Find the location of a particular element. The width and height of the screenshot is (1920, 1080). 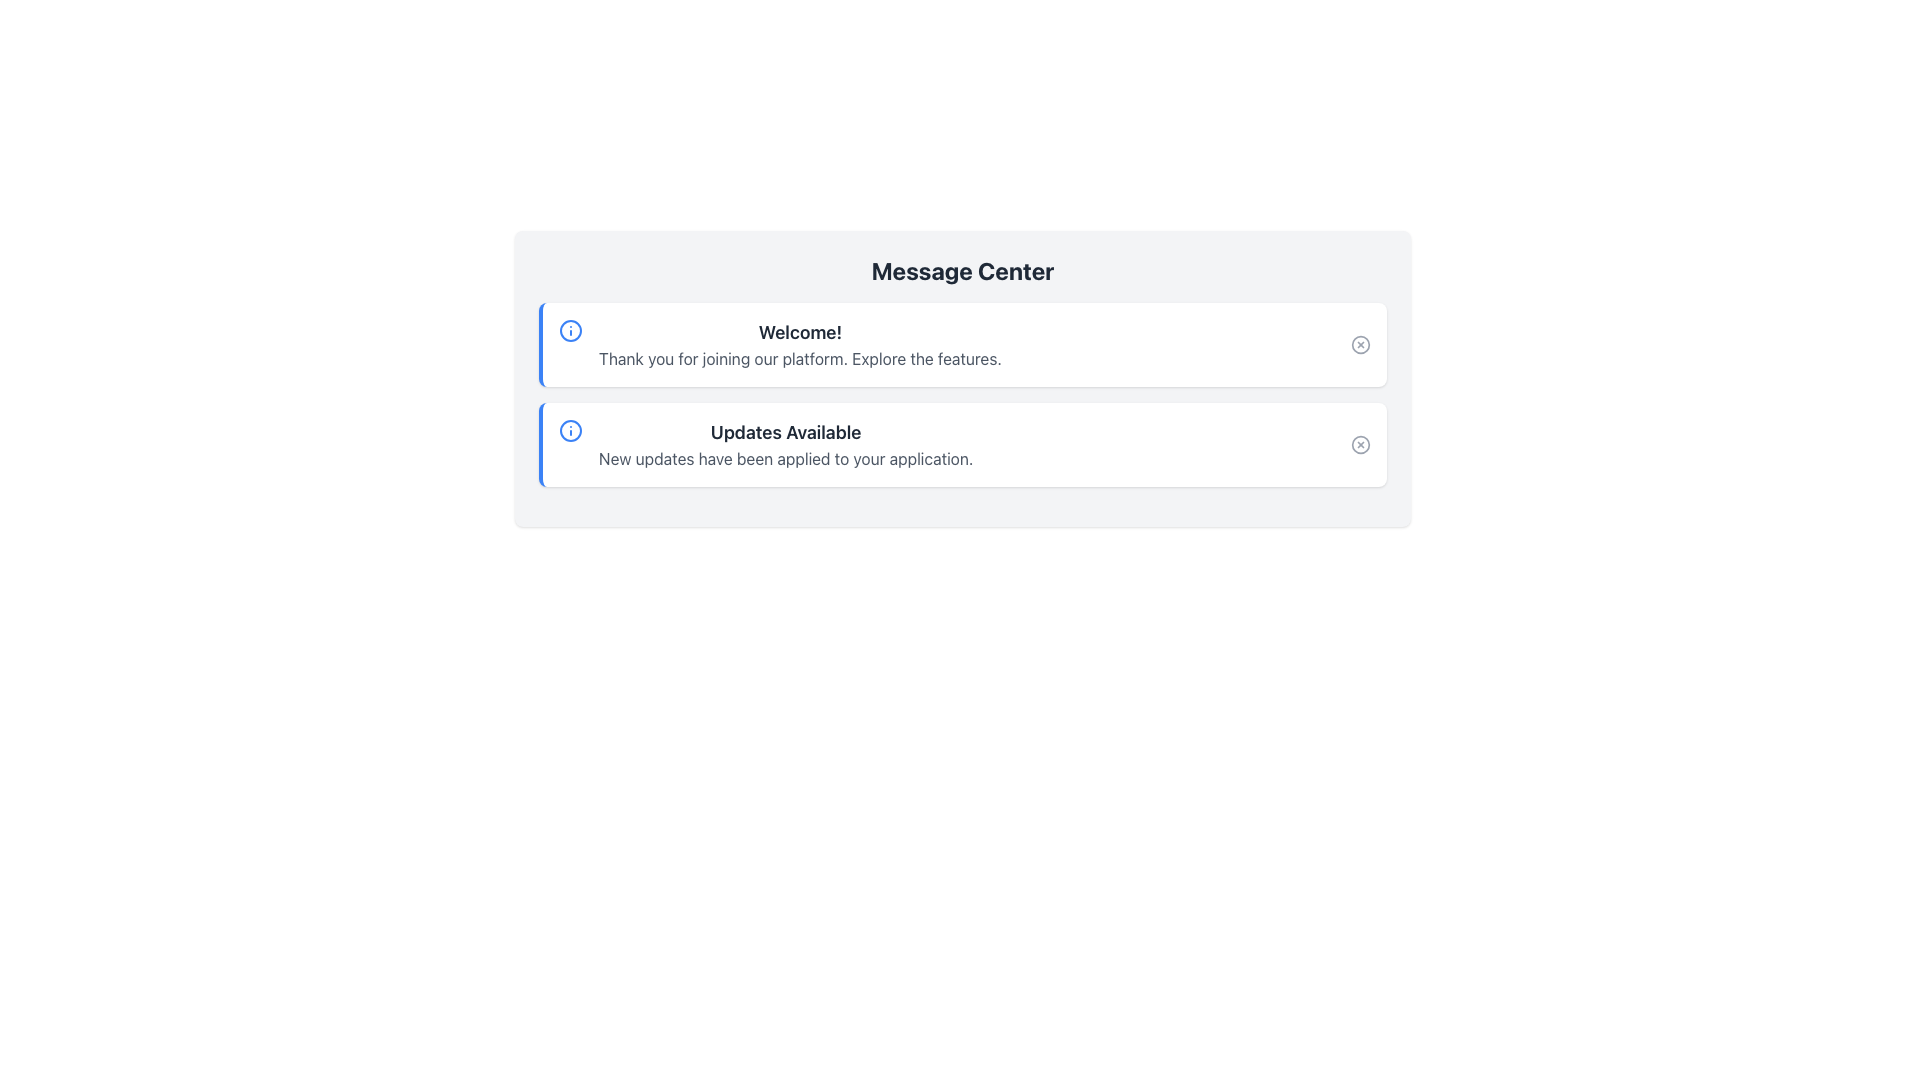

the graphical decoration or SVG circle located in the top-right corner of the first notification card, which is part of an icon element is located at coordinates (1360, 343).